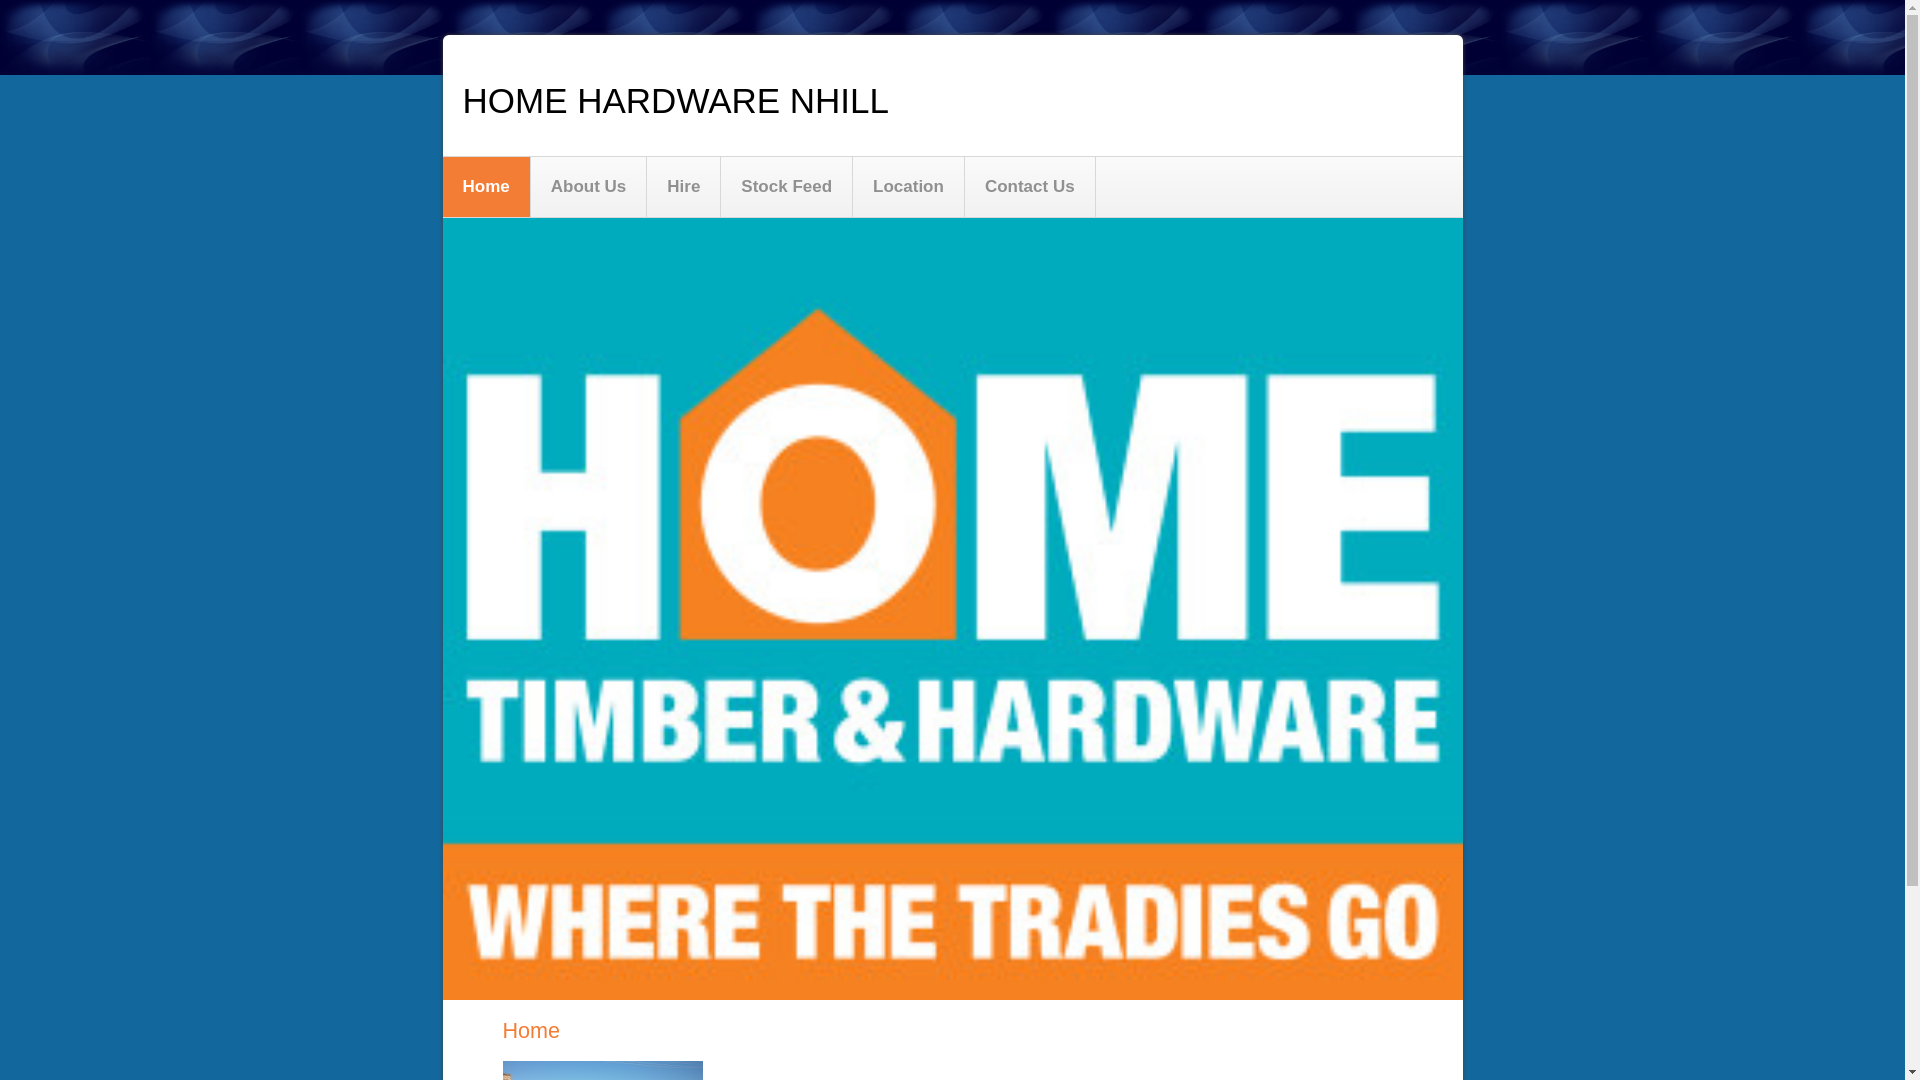 The width and height of the screenshot is (1920, 1080). Describe the element at coordinates (786, 186) in the screenshot. I see `'Stock Feed'` at that location.